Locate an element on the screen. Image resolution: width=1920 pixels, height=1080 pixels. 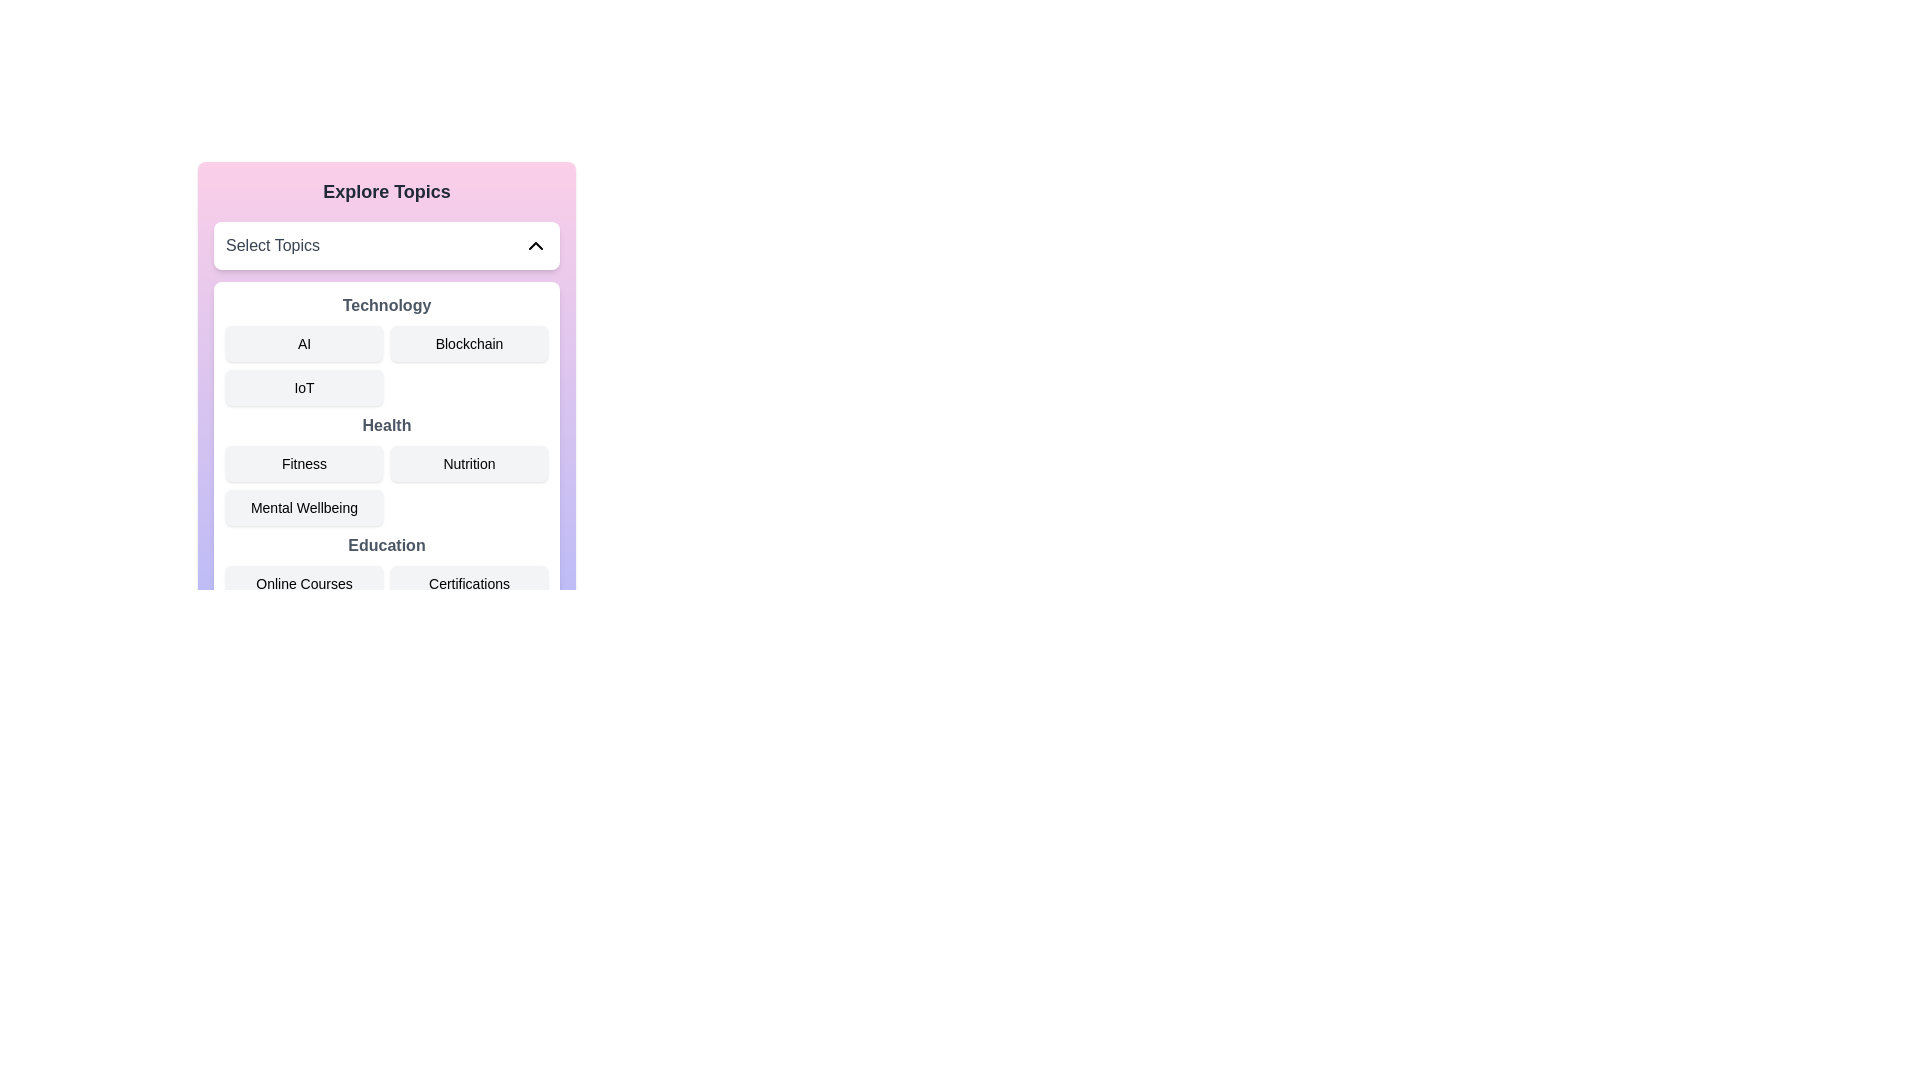
the 'Nutrition' button, which is styled as a rounded rectangle with a light gray background and centered black text is located at coordinates (468, 463).